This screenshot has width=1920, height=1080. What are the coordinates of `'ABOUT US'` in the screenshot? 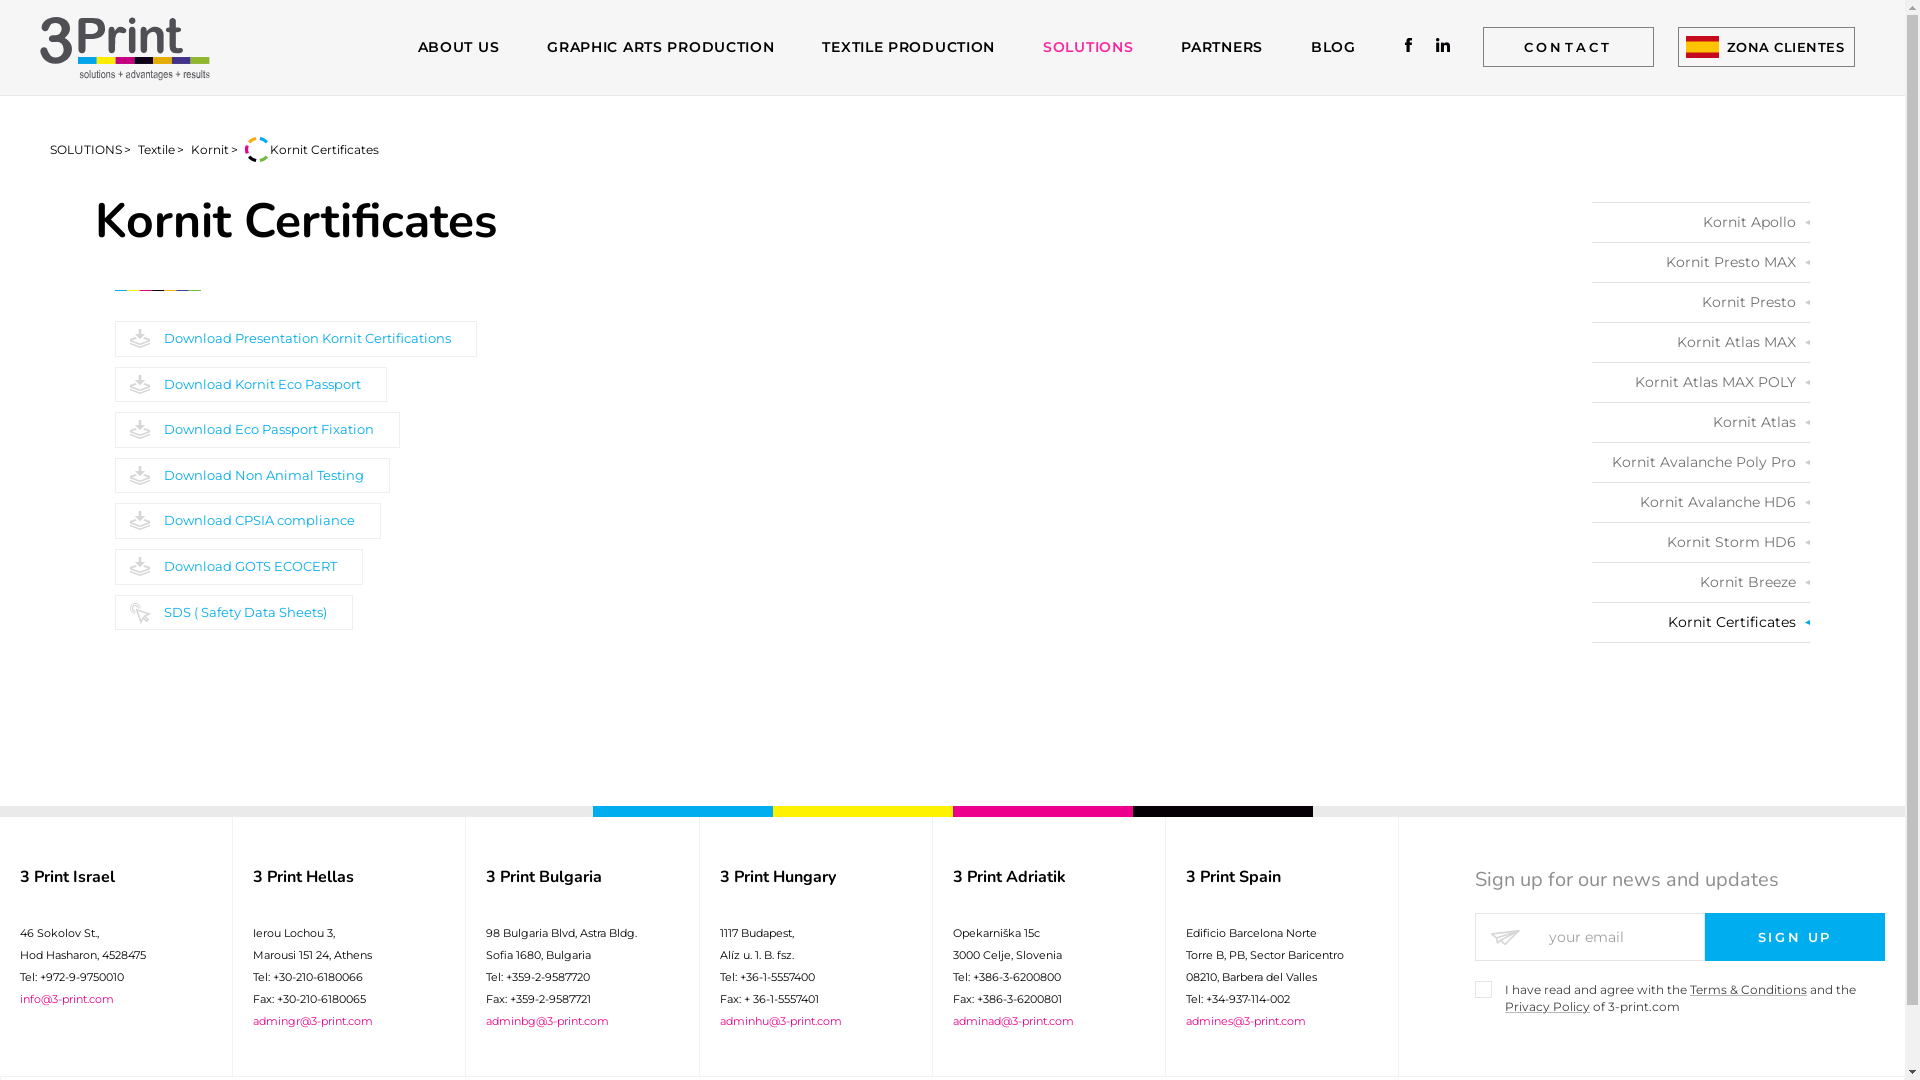 It's located at (458, 45).